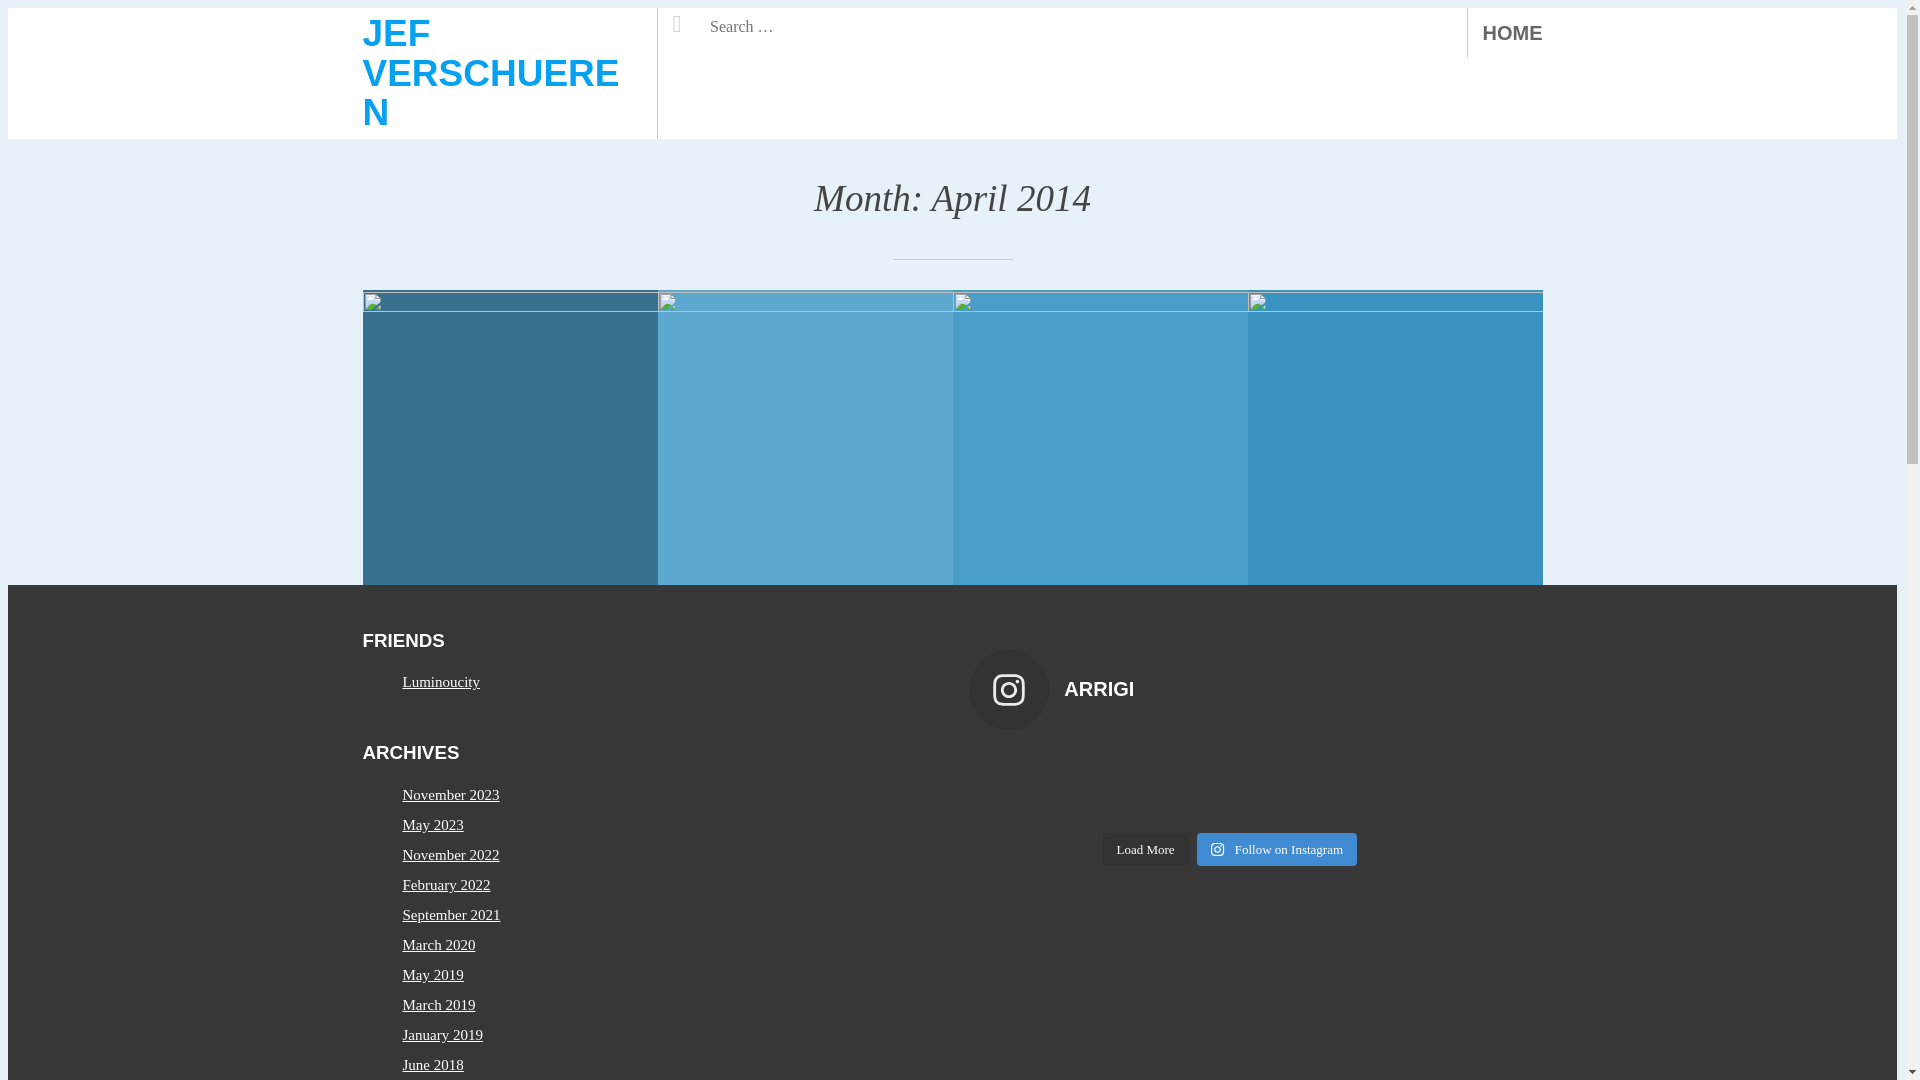  What do you see at coordinates (445, 883) in the screenshot?
I see `'February 2022'` at bounding box center [445, 883].